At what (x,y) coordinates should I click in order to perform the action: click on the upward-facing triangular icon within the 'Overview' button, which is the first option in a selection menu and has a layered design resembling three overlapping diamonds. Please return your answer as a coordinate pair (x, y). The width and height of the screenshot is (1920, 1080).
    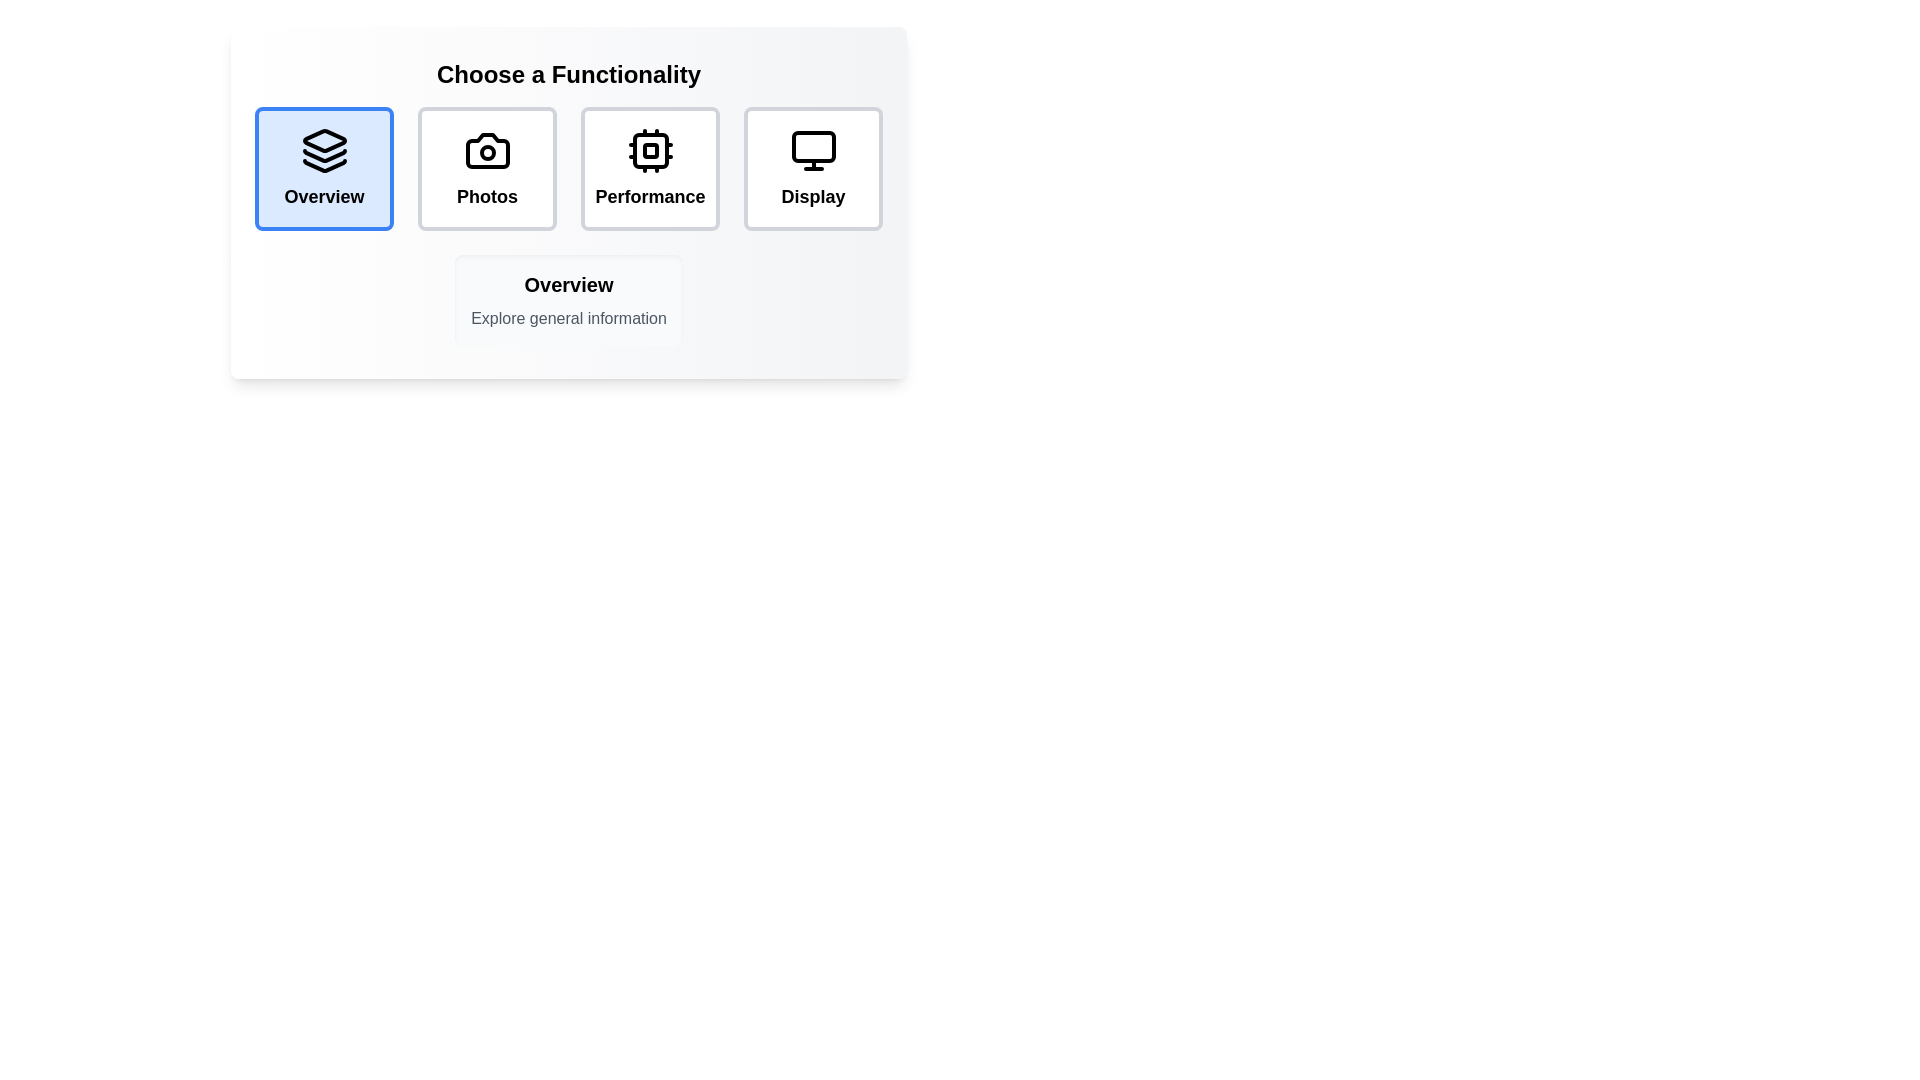
    Looking at the image, I should click on (324, 140).